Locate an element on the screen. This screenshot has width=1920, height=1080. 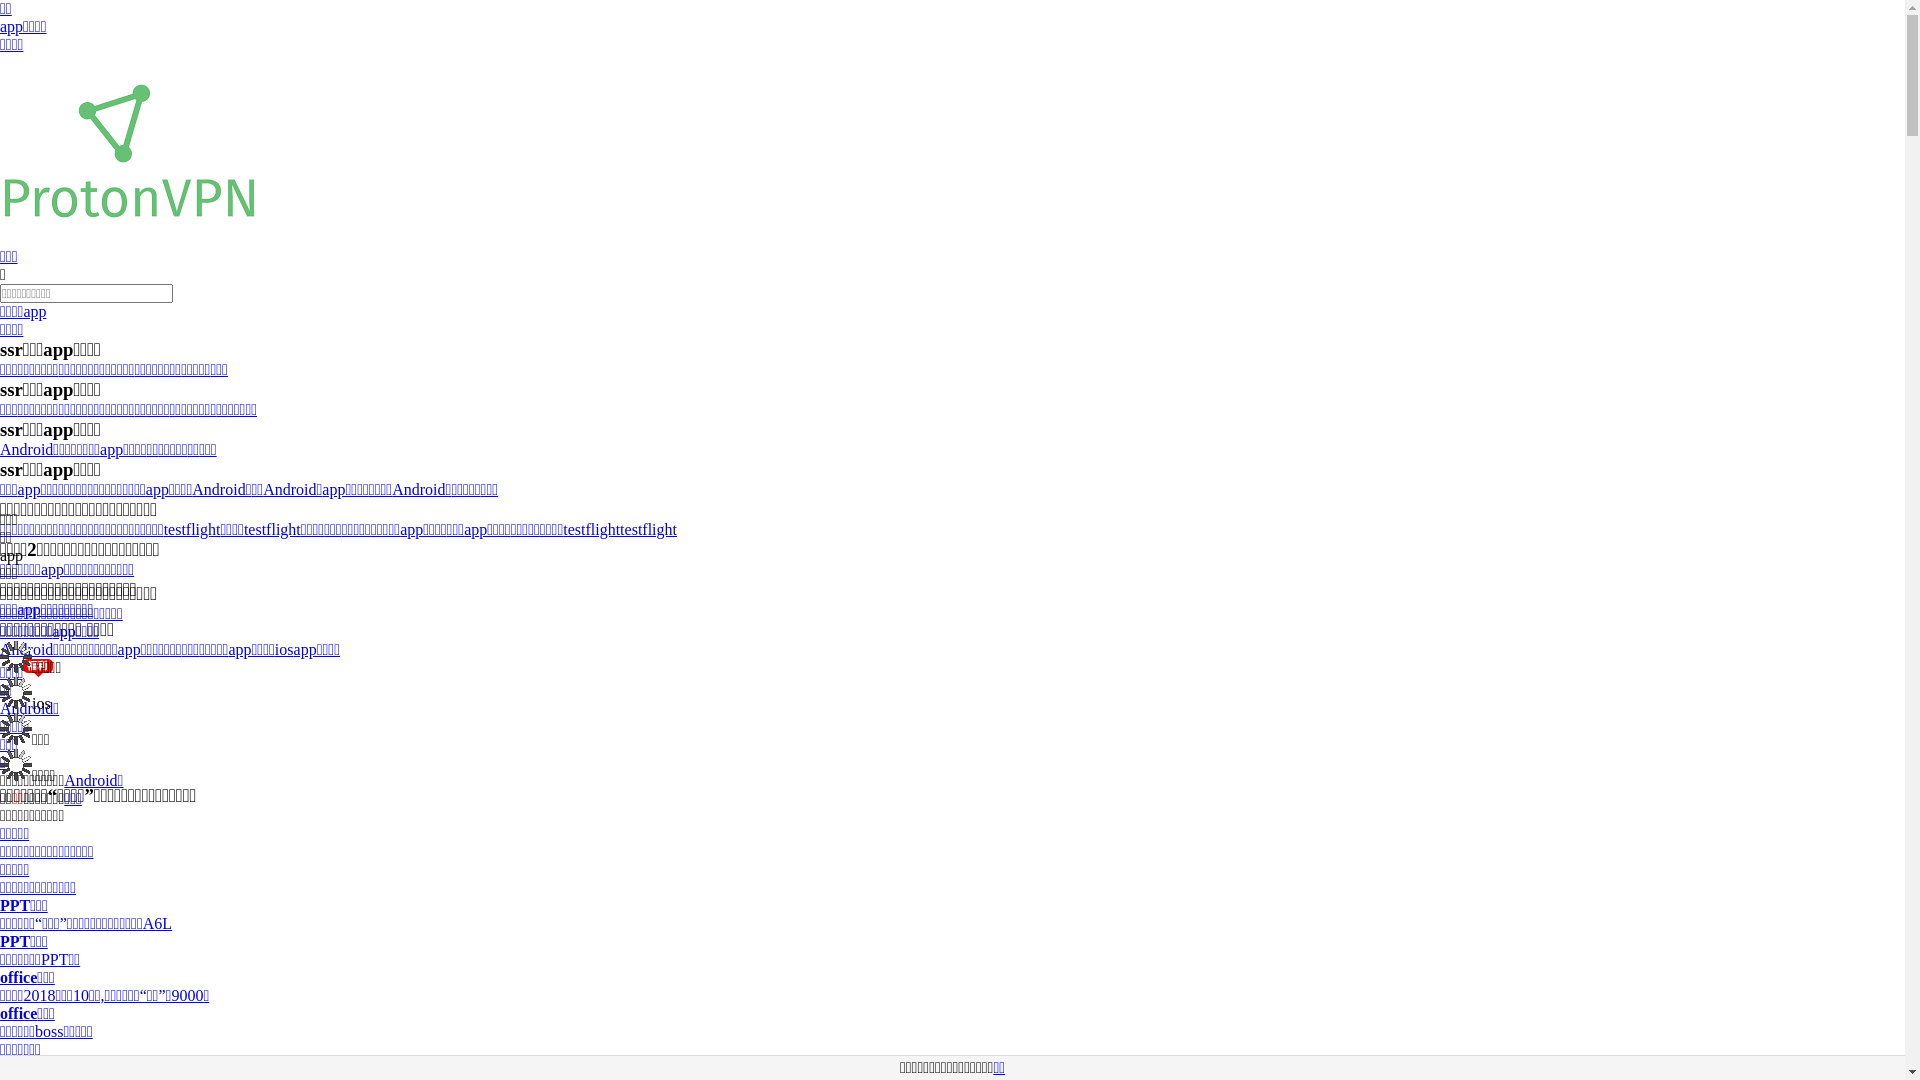
'testflight' is located at coordinates (163, 528).